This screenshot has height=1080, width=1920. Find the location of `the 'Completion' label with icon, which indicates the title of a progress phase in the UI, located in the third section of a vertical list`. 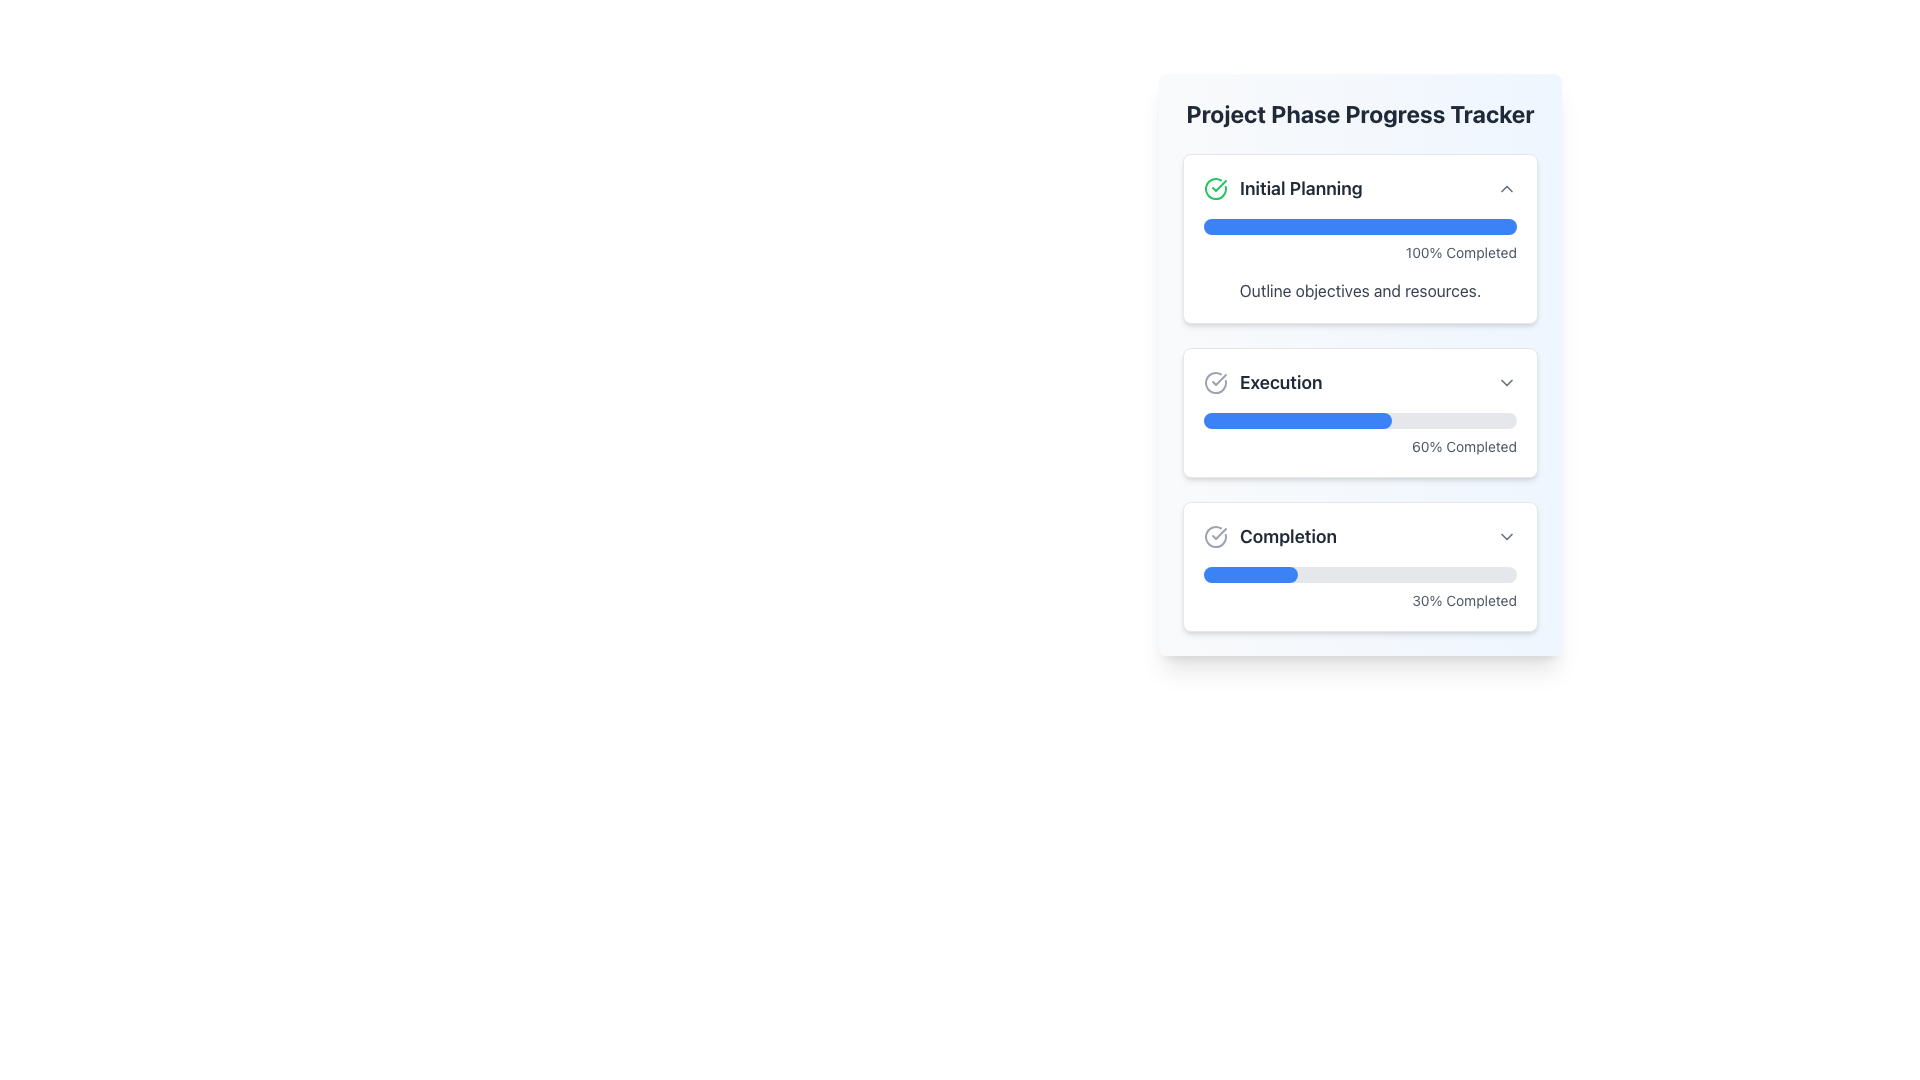

the 'Completion' label with icon, which indicates the title of a progress phase in the UI, located in the third section of a vertical list is located at coordinates (1269, 535).